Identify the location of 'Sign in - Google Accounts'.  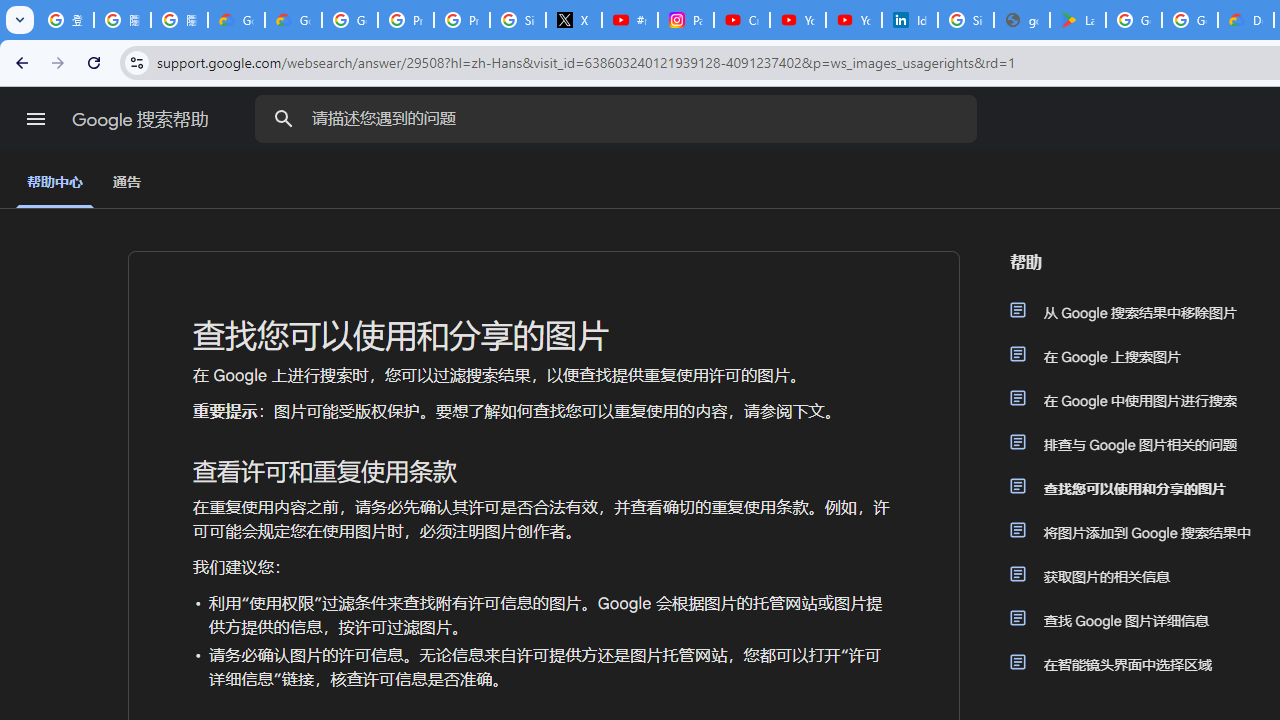
(966, 20).